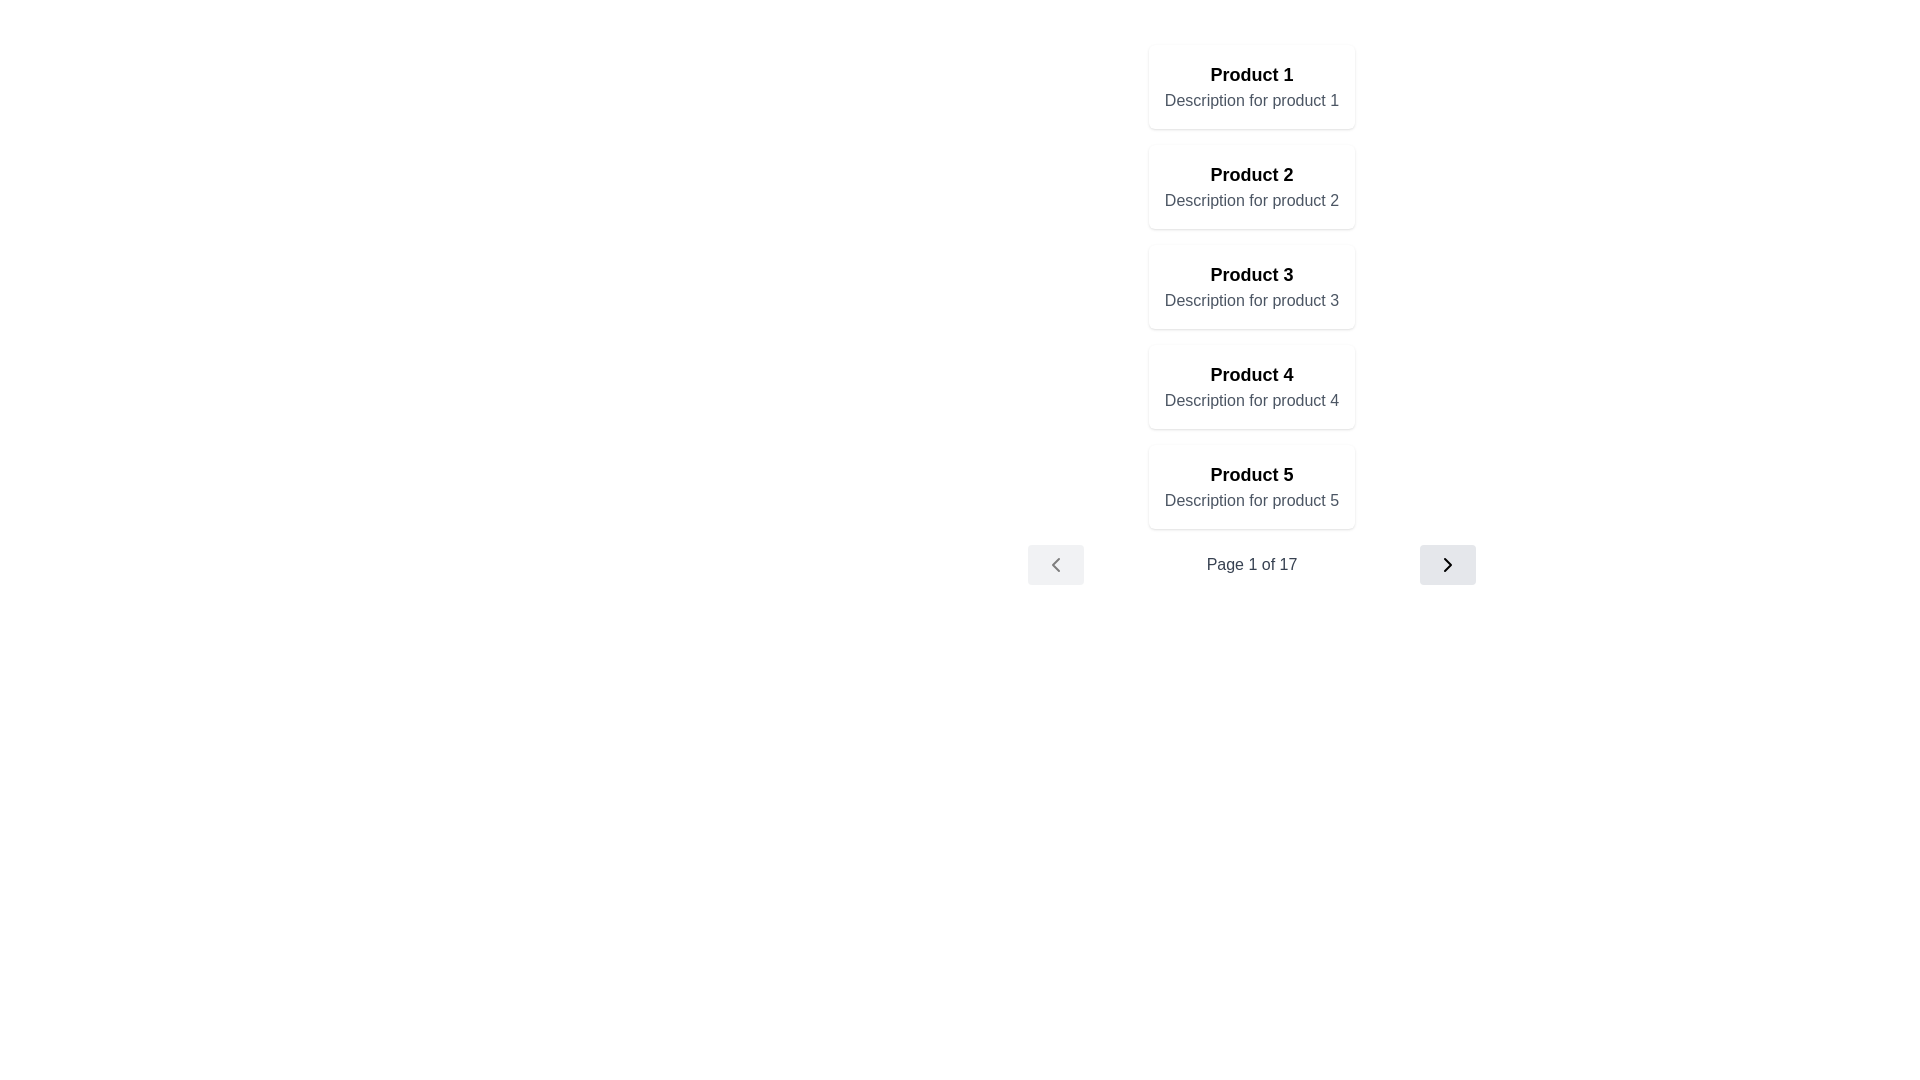 The width and height of the screenshot is (1920, 1080). What do you see at coordinates (1251, 73) in the screenshot?
I see `the bold text label 'Product 1' which is the first heading in the list of product cards, positioned above smaller descriptive text within a white card` at bounding box center [1251, 73].